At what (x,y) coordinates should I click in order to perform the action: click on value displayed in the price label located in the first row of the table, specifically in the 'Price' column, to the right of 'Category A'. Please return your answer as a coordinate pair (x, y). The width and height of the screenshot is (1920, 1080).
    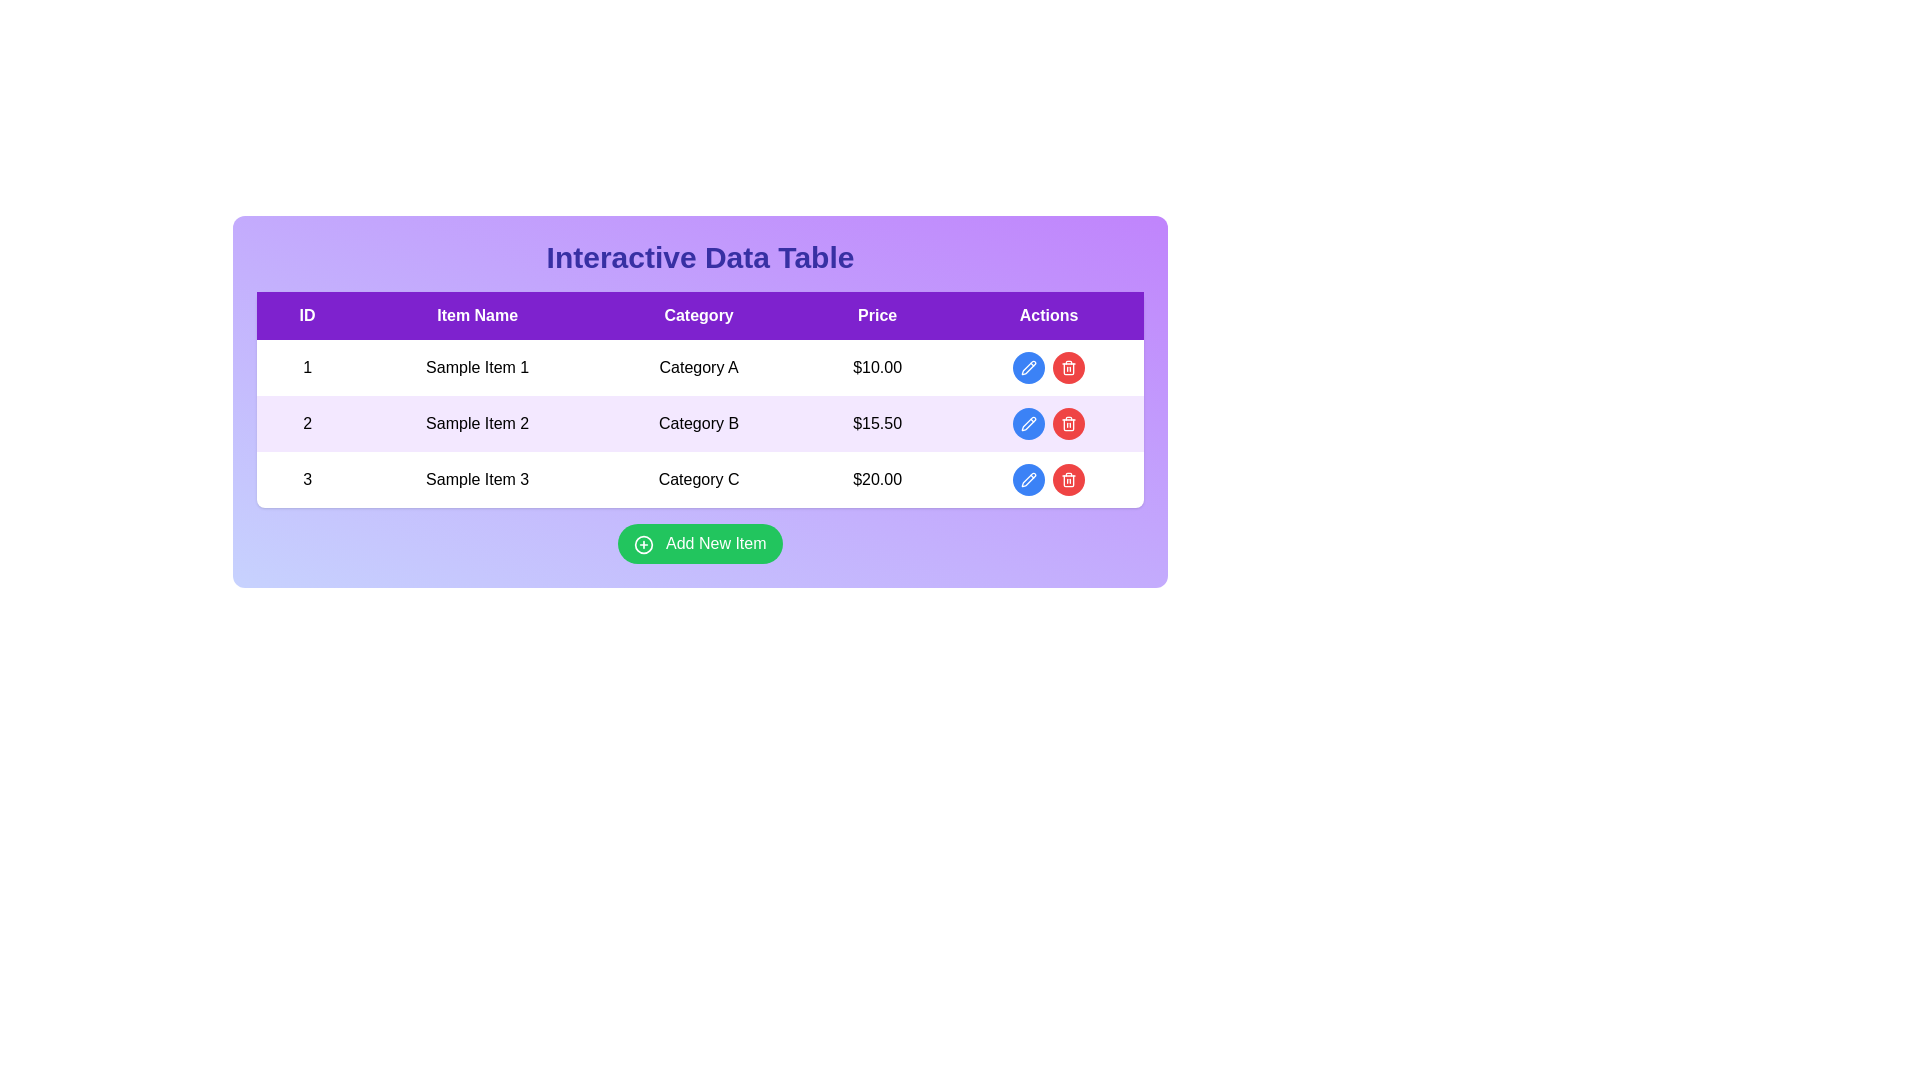
    Looking at the image, I should click on (877, 367).